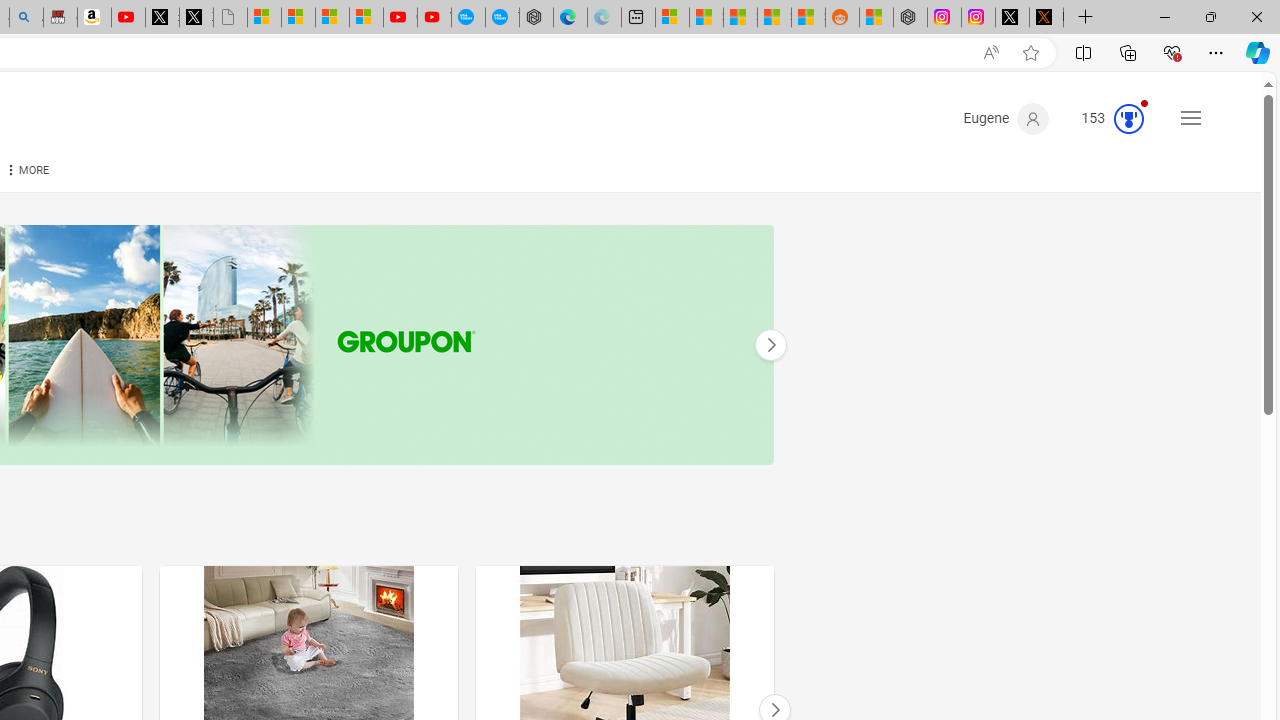 Image resolution: width=1280 pixels, height=720 pixels. What do you see at coordinates (1129, 119) in the screenshot?
I see `'Class: medal-circled'` at bounding box center [1129, 119].